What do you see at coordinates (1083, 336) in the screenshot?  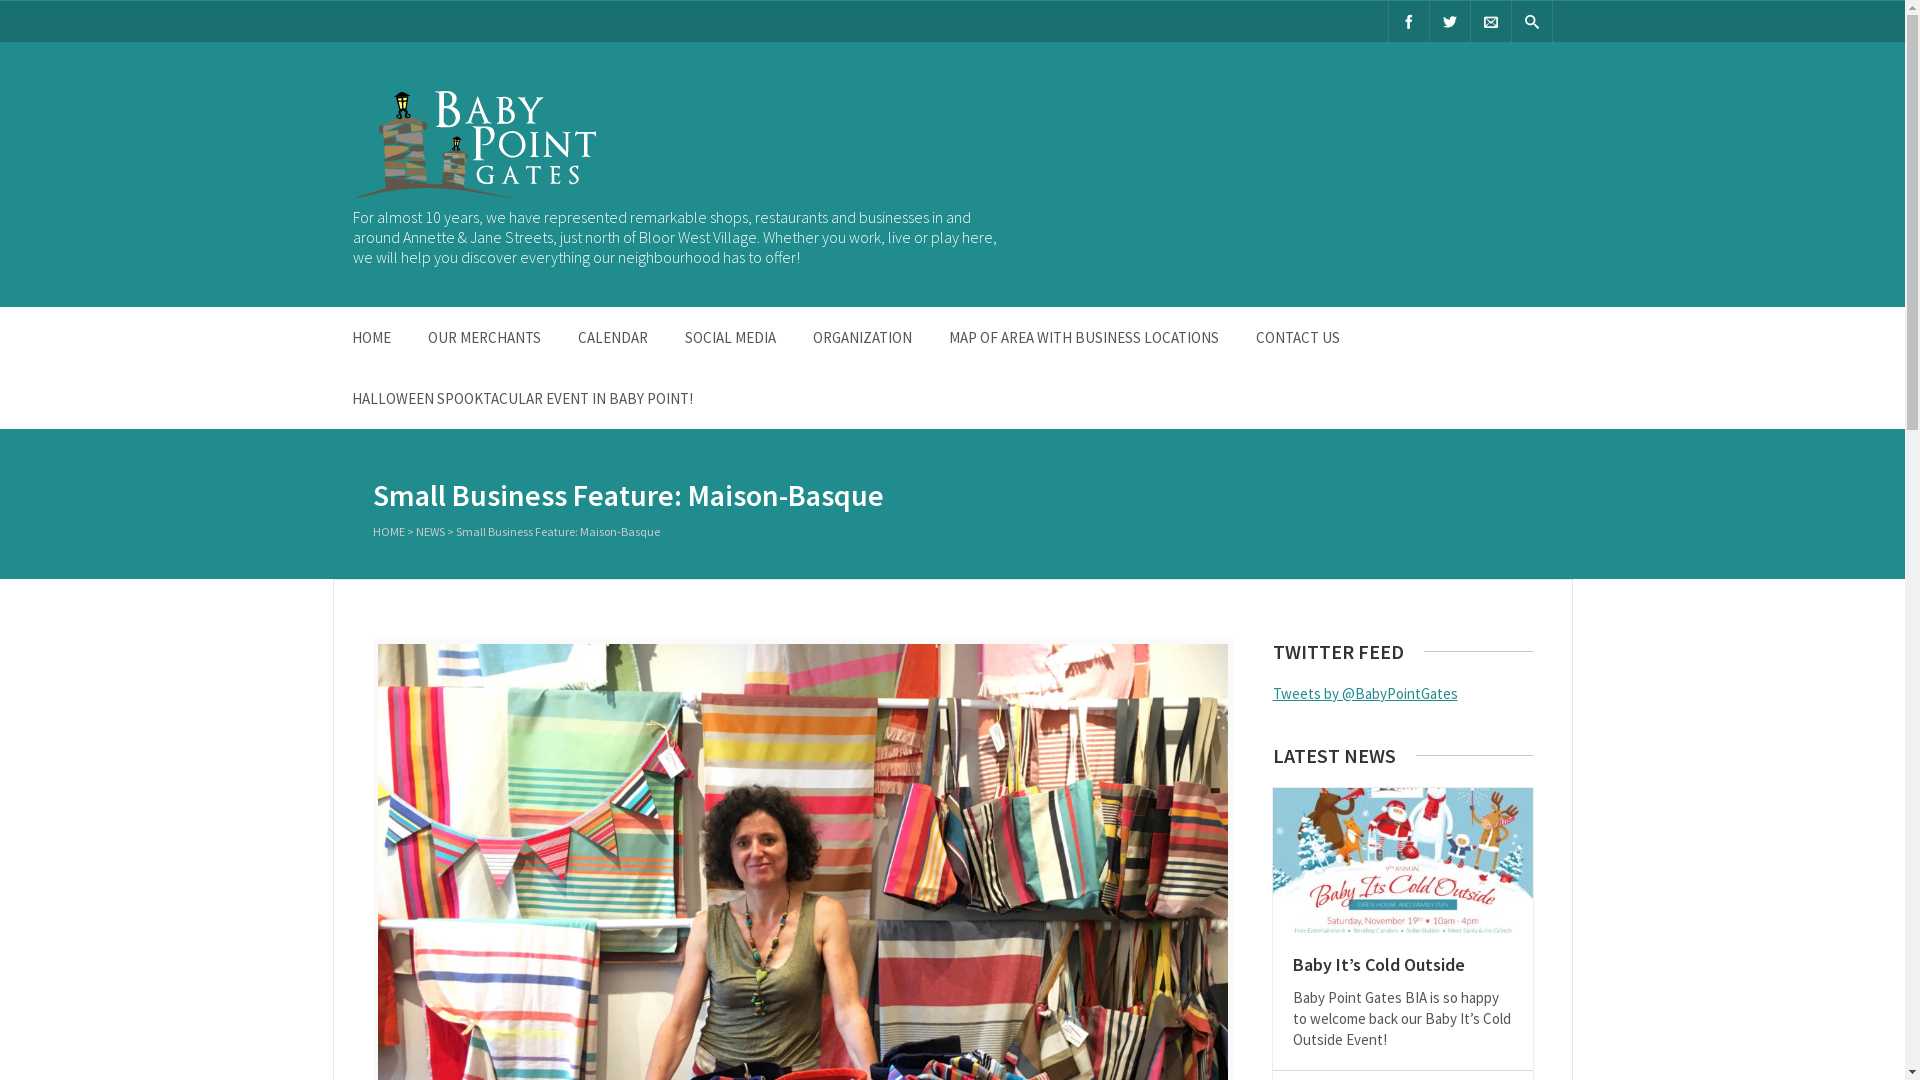 I see `'MAP OF AREA WITH BUSINESS LOCATIONS'` at bounding box center [1083, 336].